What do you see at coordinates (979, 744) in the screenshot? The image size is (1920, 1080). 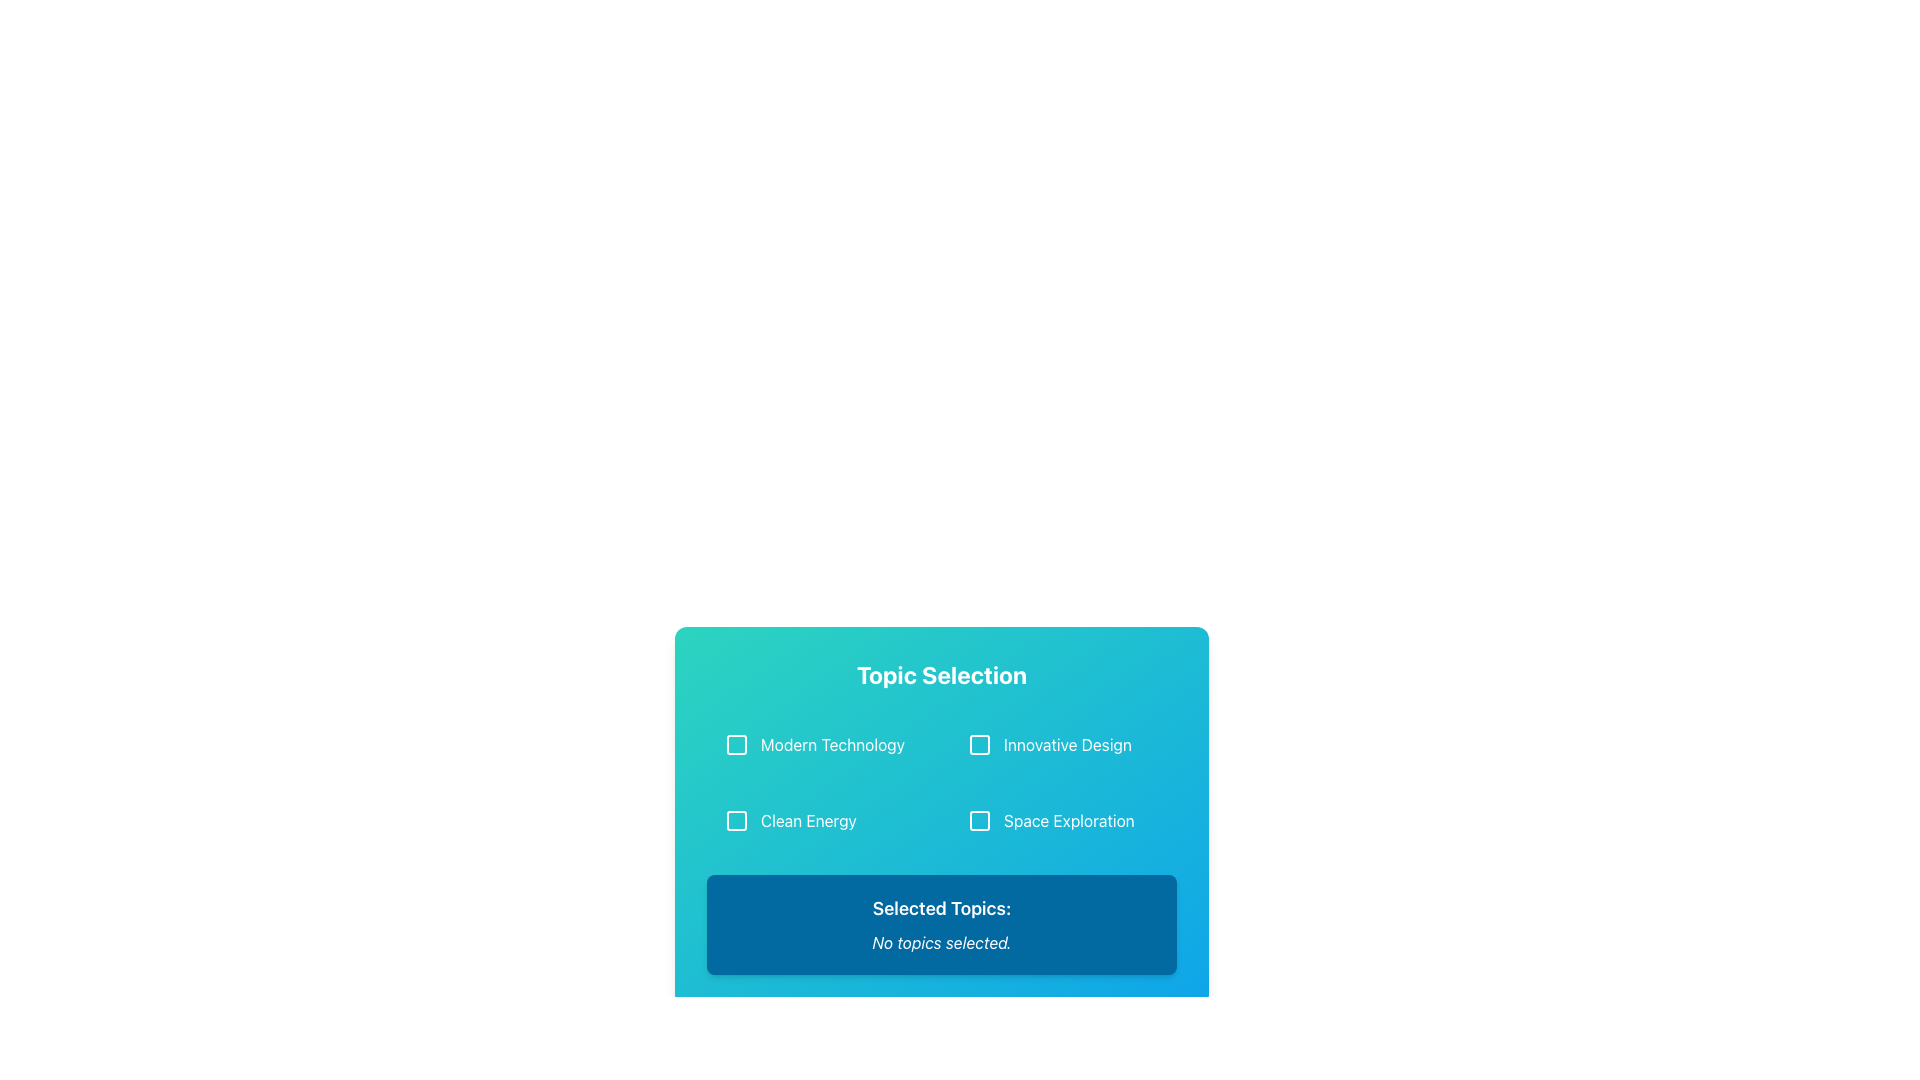 I see `the checkbox located in the Topic Selection section next to the text 'Innovative Design'` at bounding box center [979, 744].